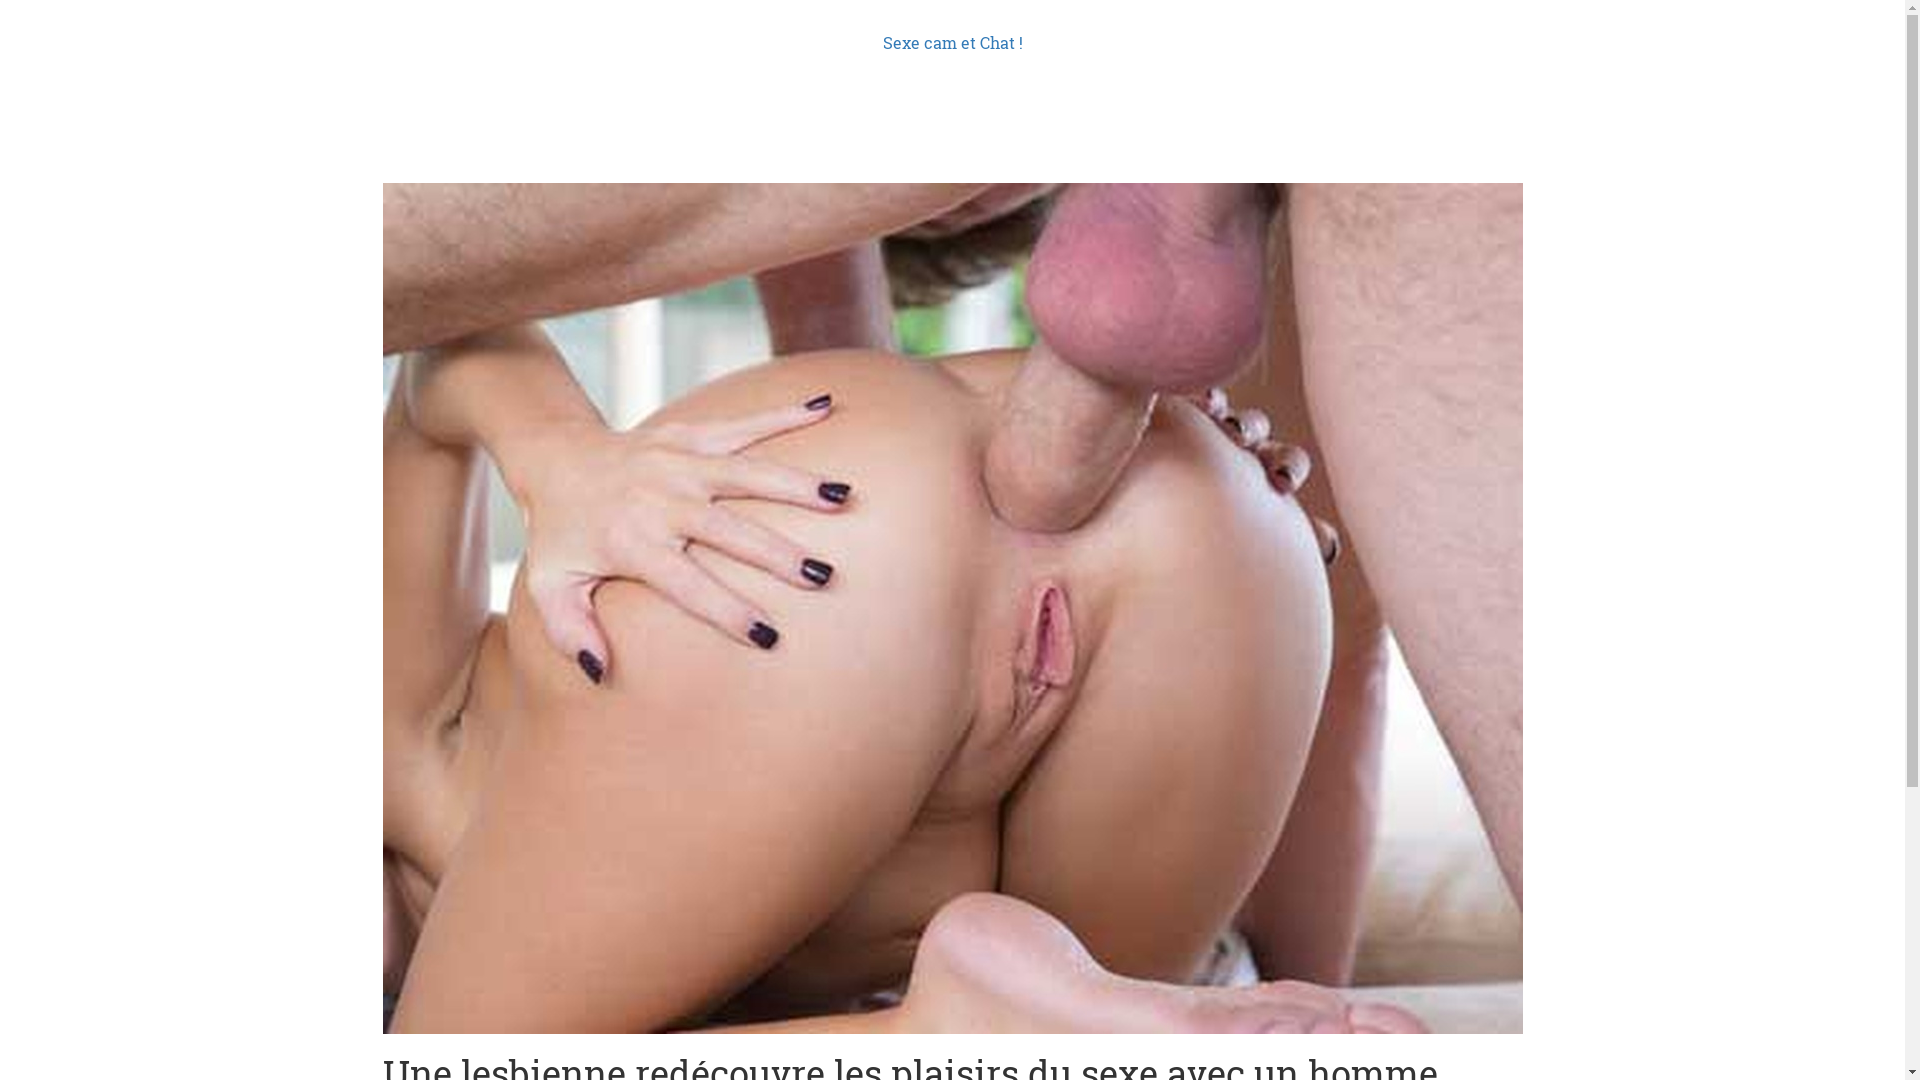  What do you see at coordinates (950, 42) in the screenshot?
I see `'Sexe cam et Chat !'` at bounding box center [950, 42].